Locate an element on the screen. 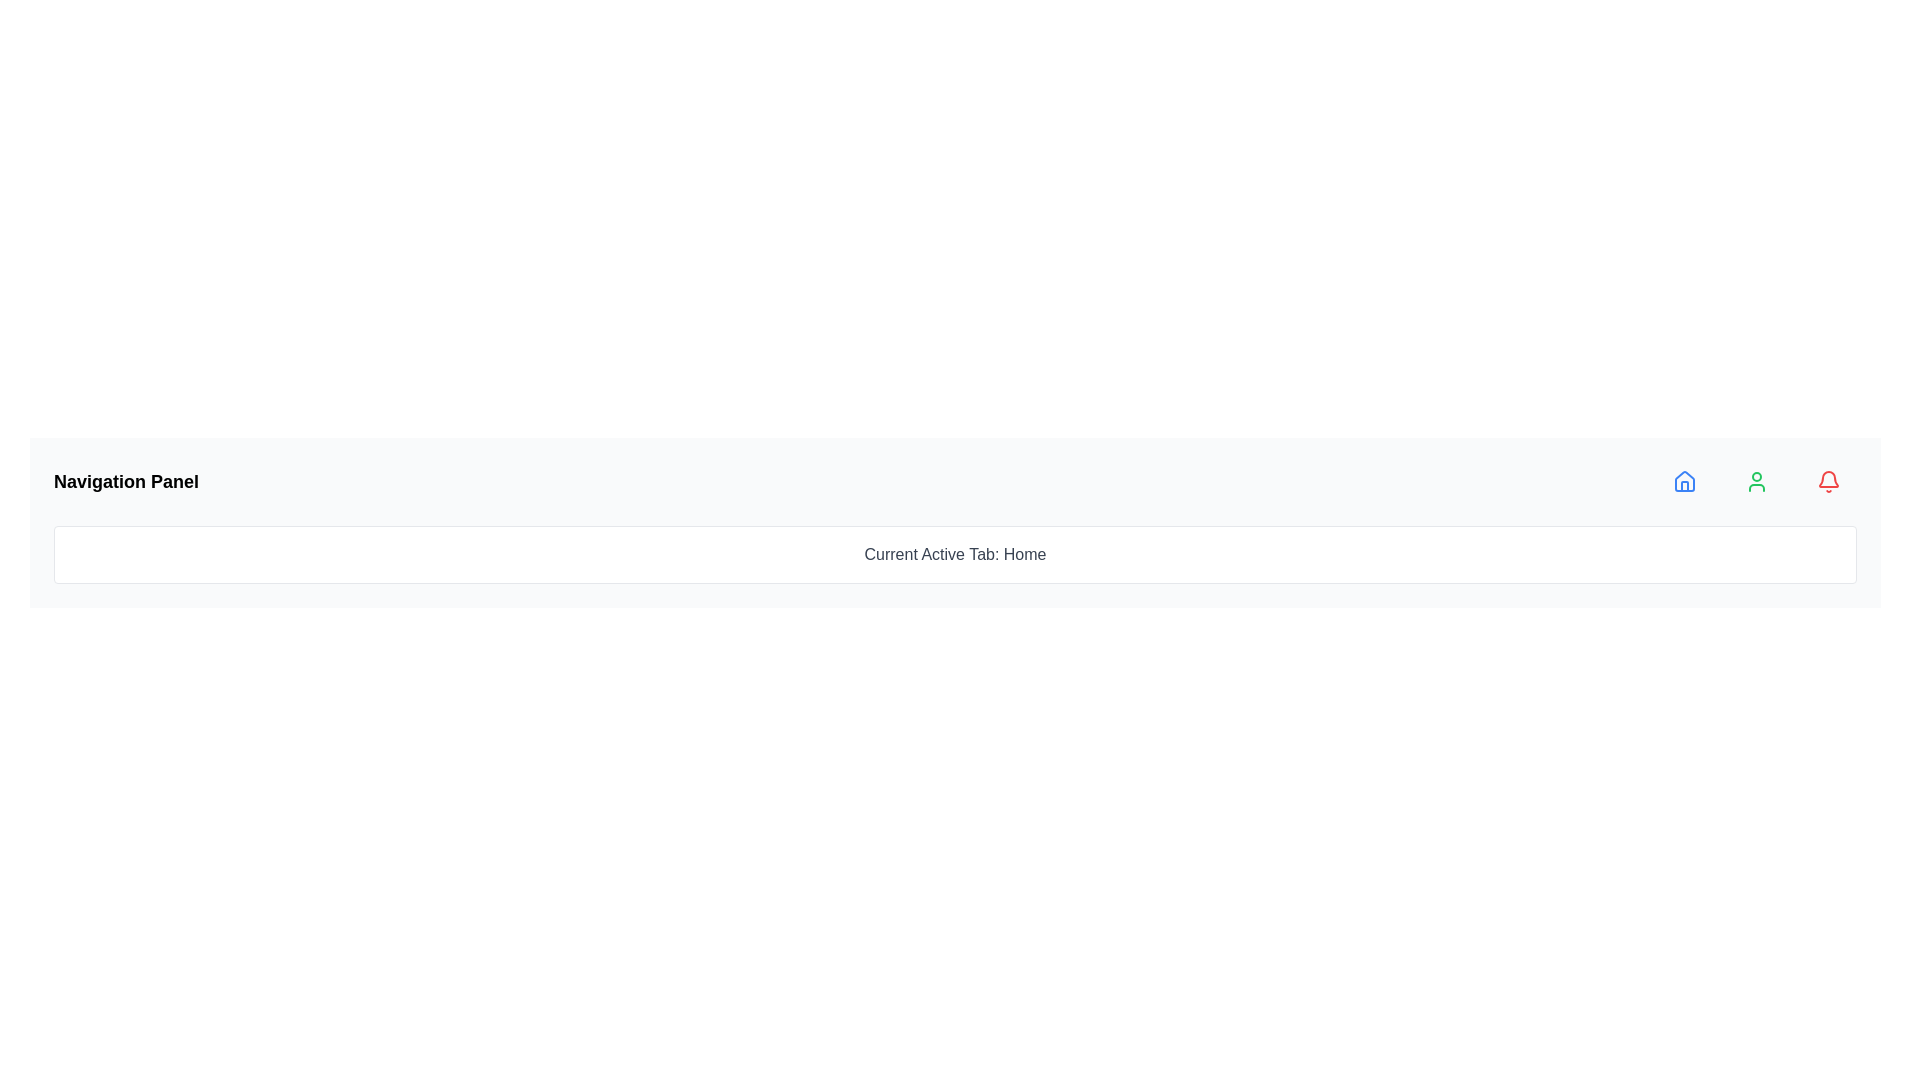 This screenshot has height=1080, width=1920. the title label in the top-left corner of the navigation section, which aids users in identifying the corresponding functionality or section of the interface is located at coordinates (125, 482).